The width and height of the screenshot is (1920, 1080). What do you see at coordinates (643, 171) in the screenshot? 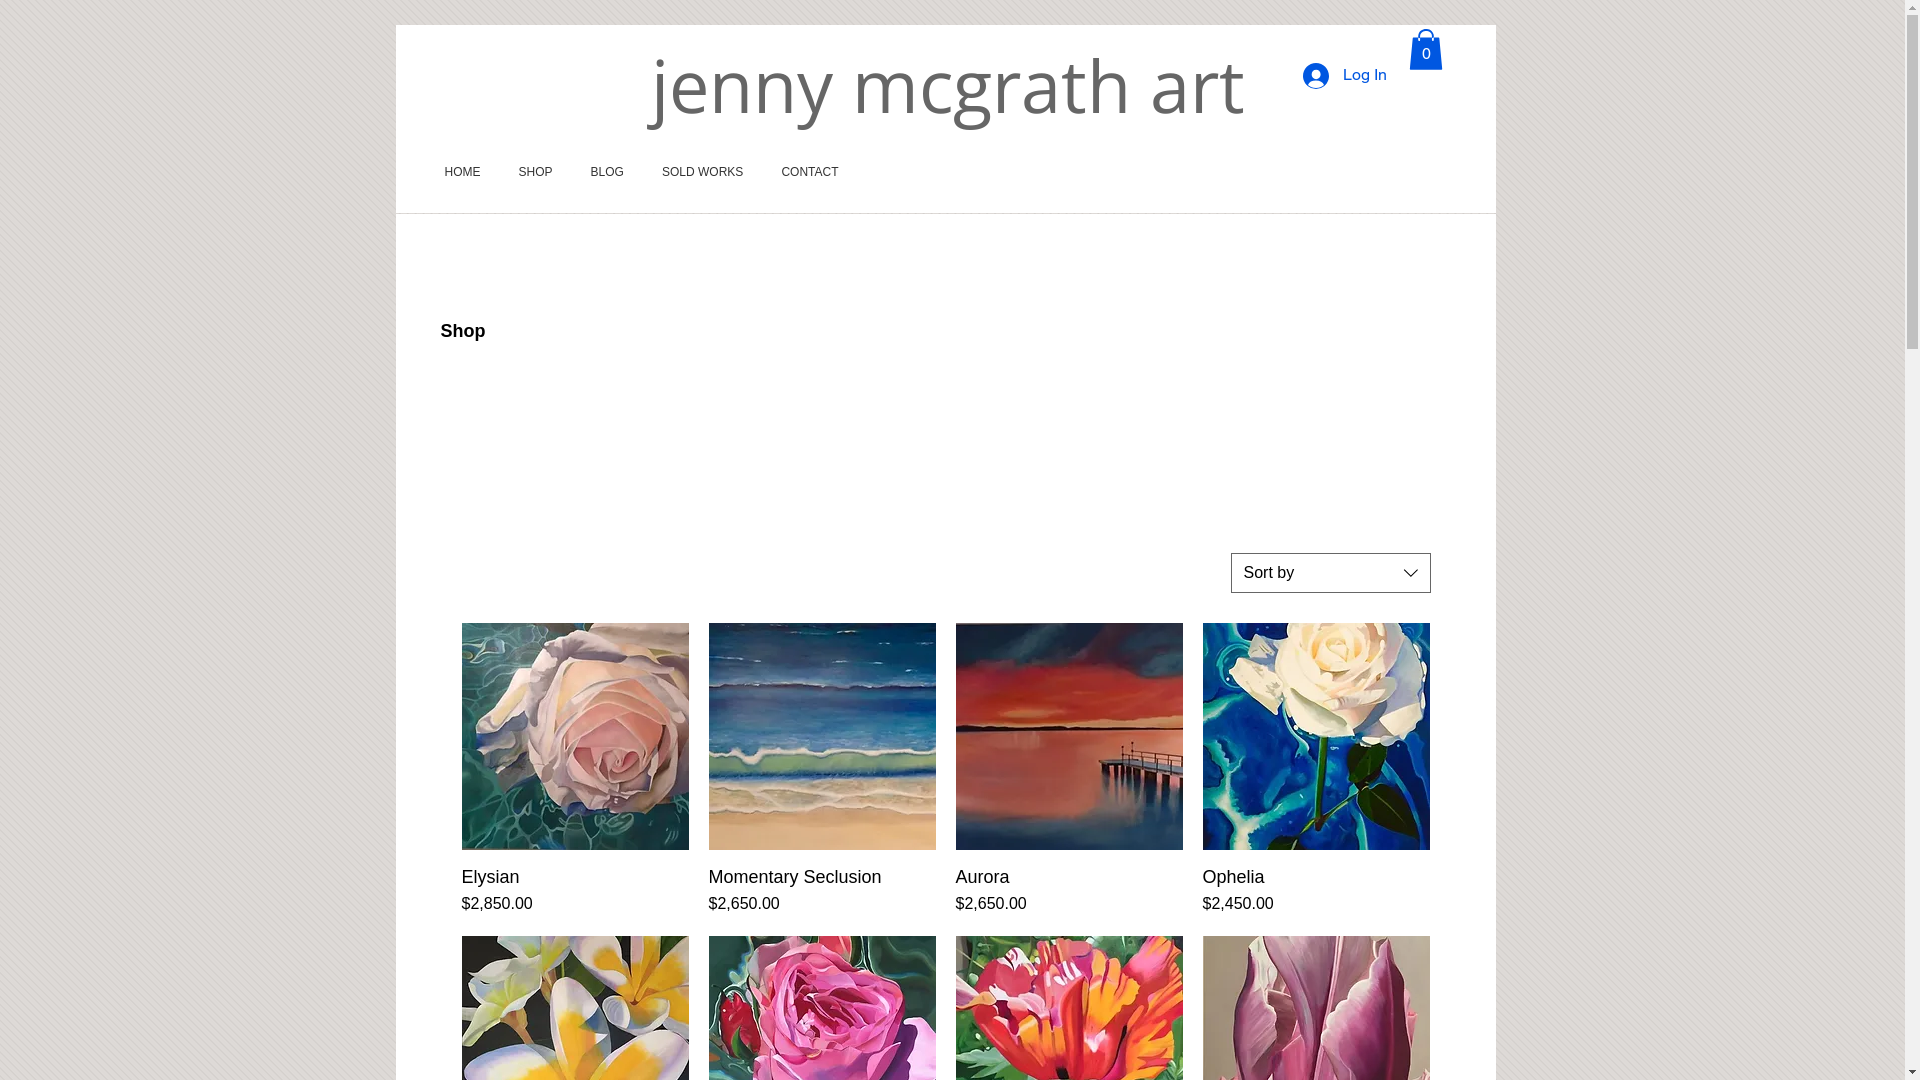
I see `'SOLD WORKS'` at bounding box center [643, 171].